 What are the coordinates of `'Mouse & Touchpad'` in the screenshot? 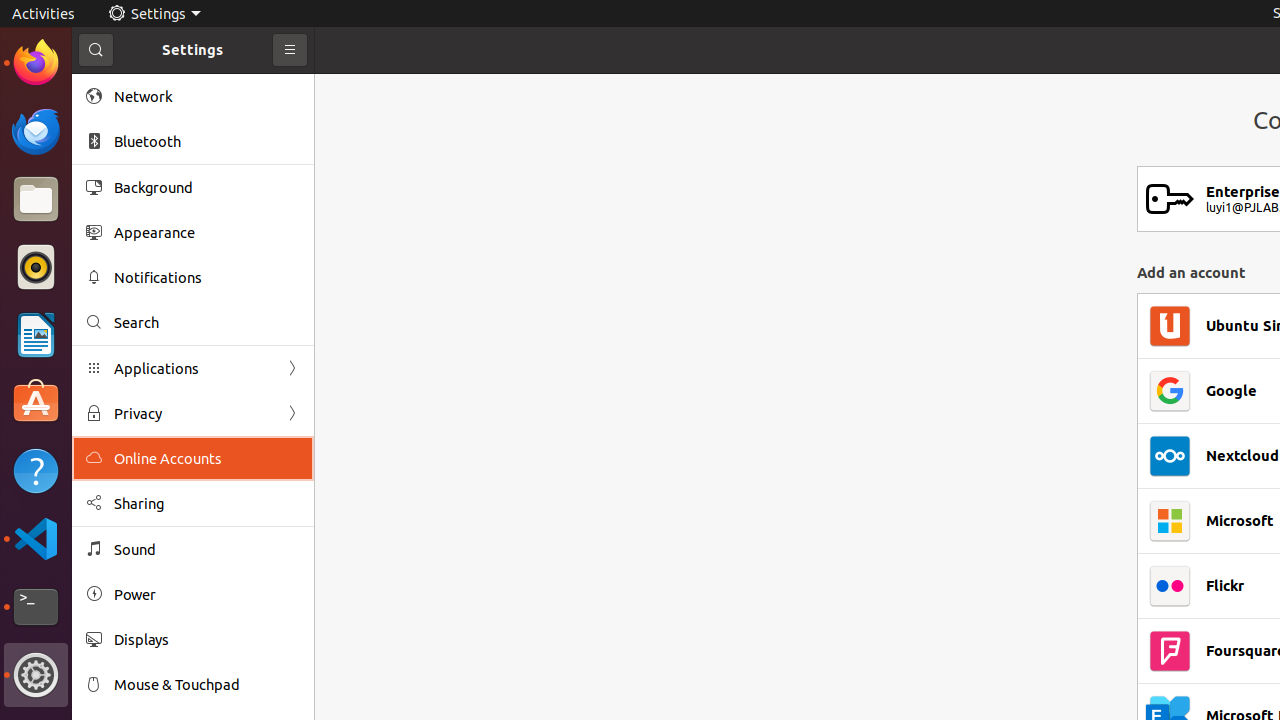 It's located at (206, 683).